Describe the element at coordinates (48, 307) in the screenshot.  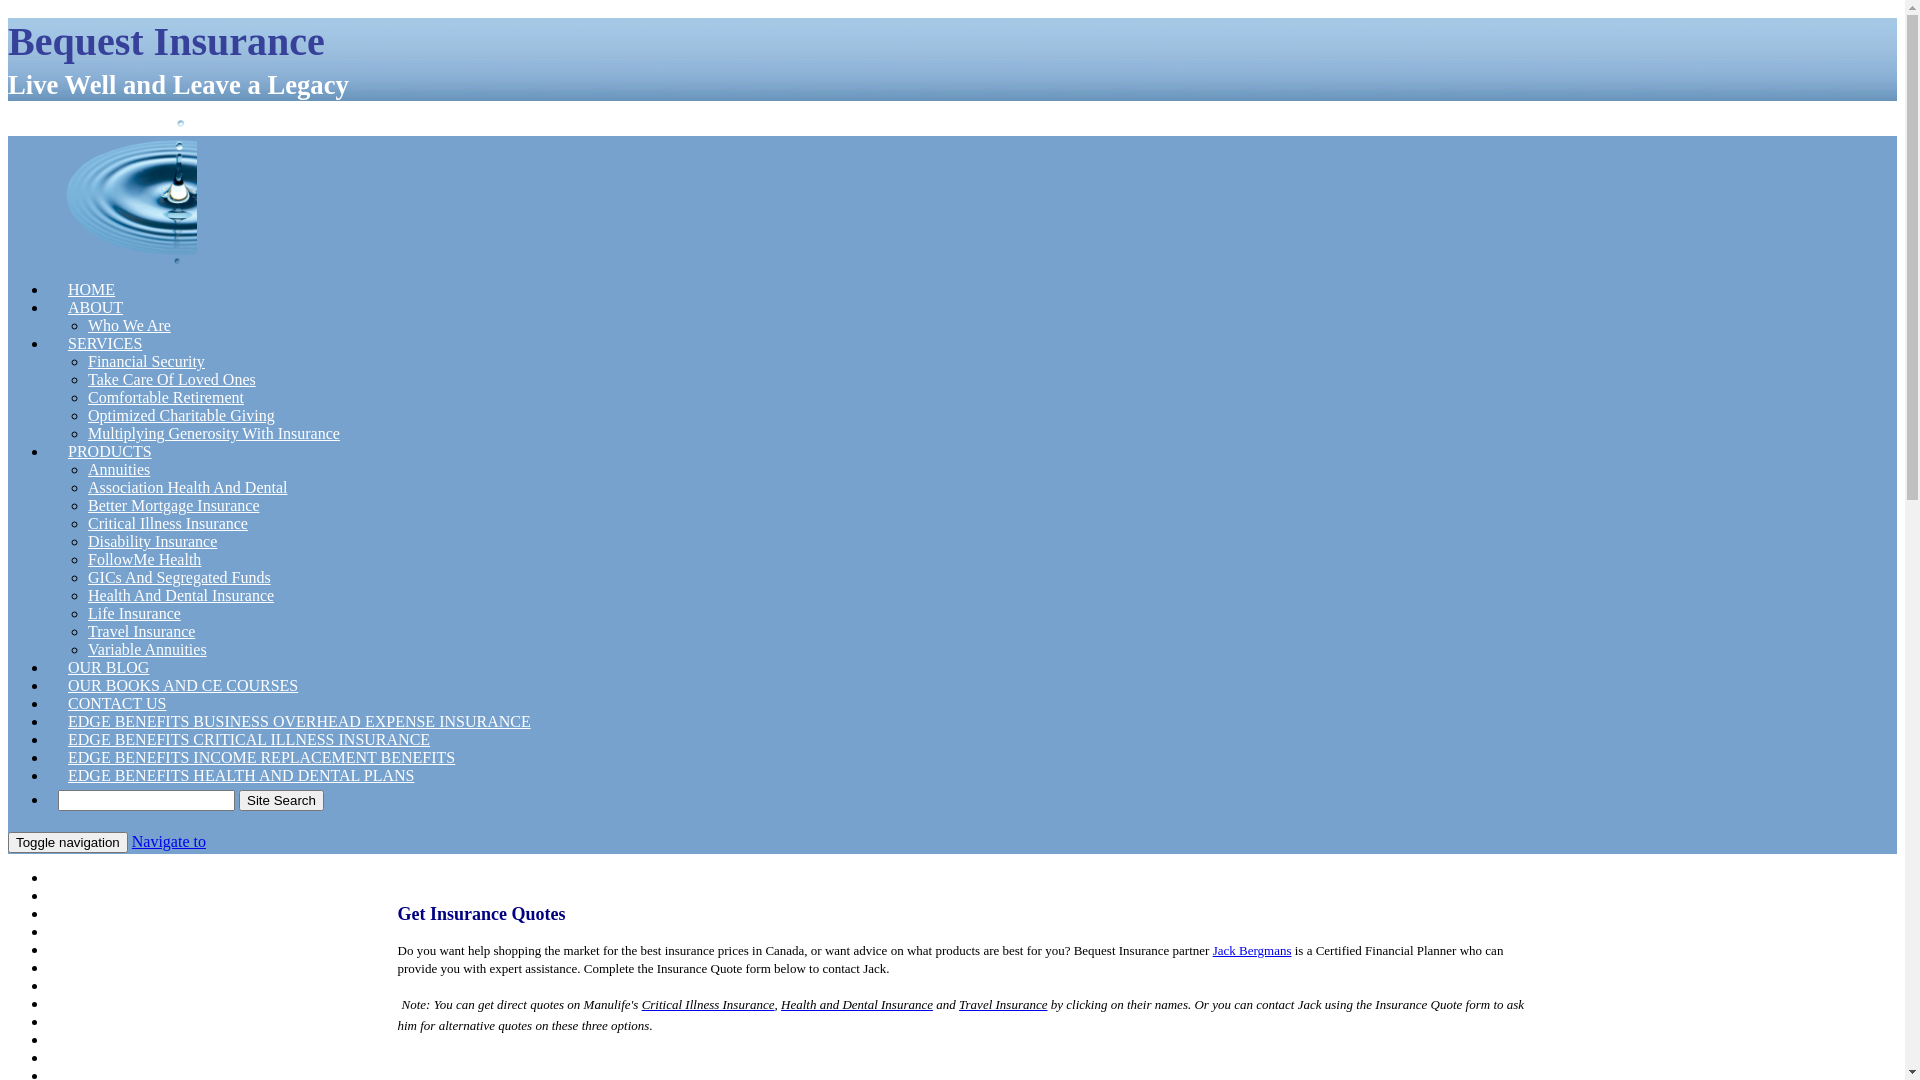
I see `'ABOUT'` at that location.